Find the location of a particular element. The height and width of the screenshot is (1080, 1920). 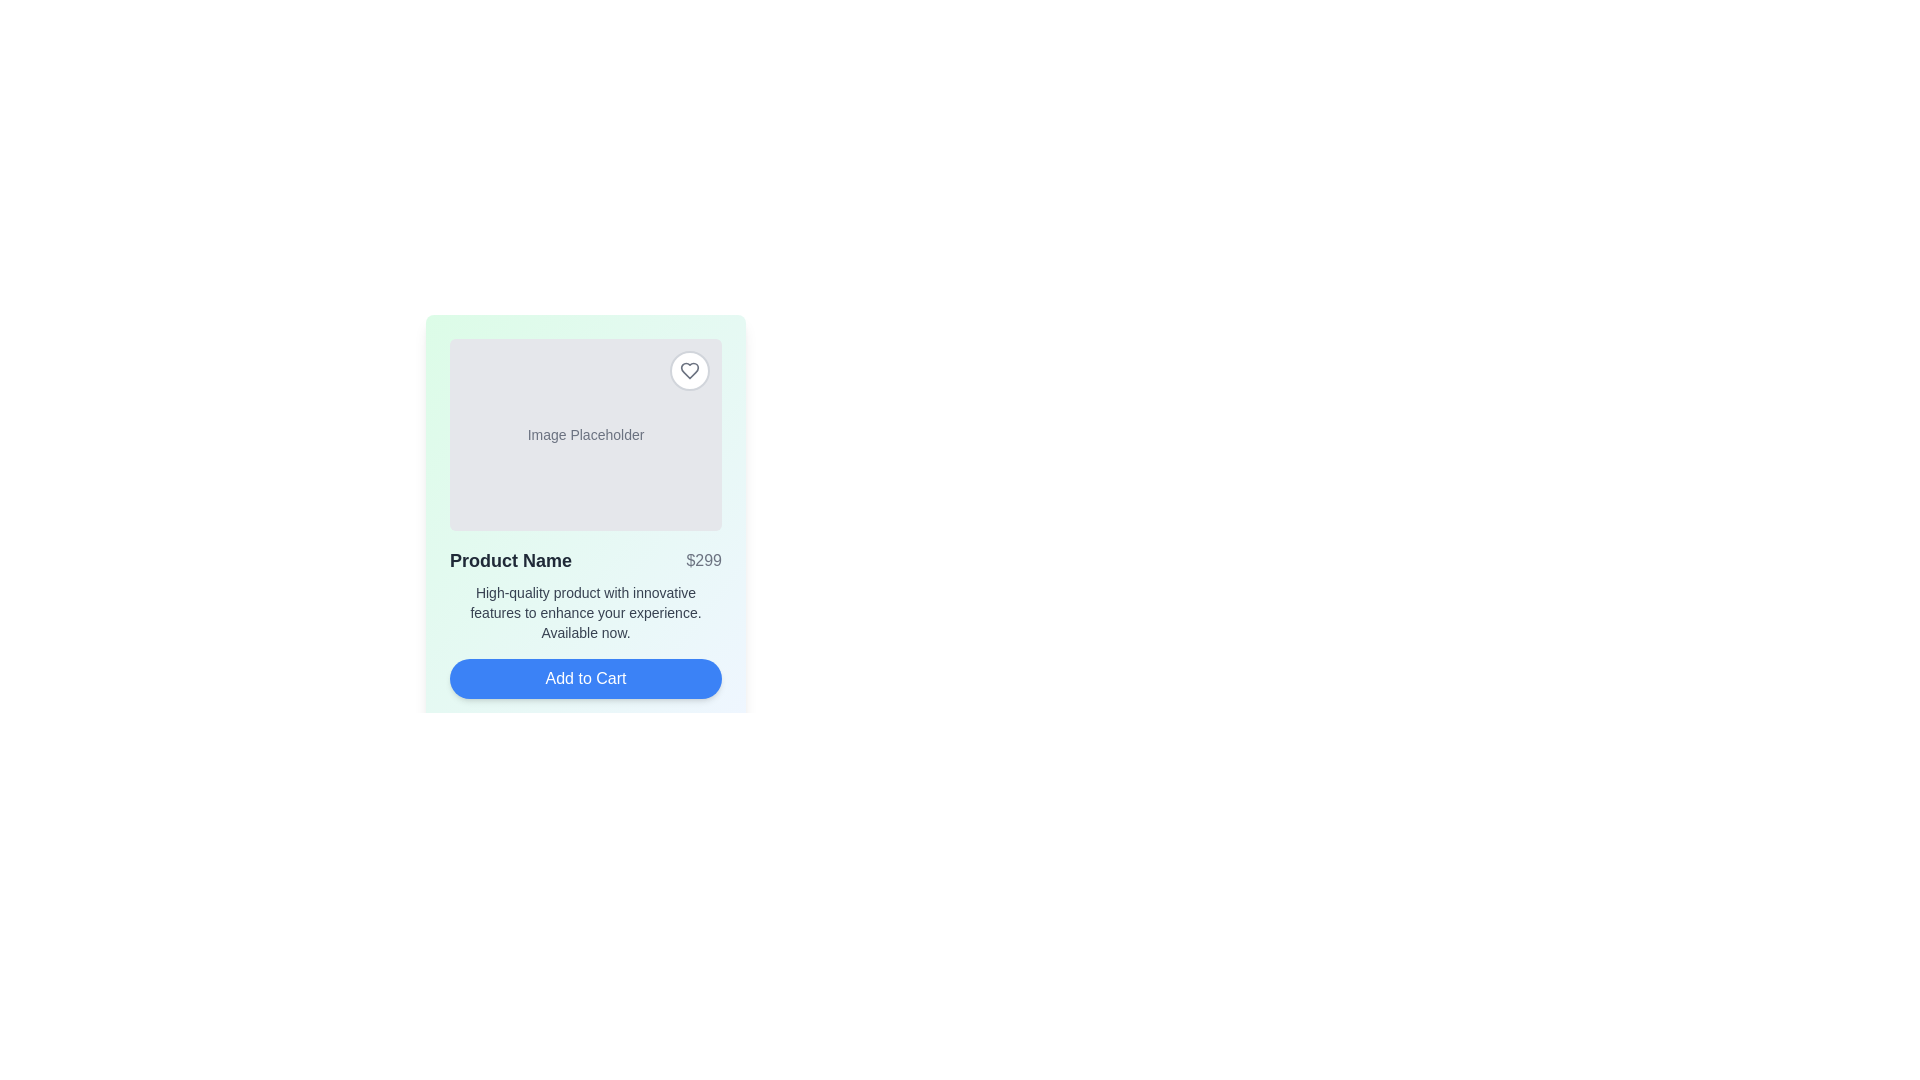

the static display area with a light gray background that contains the text 'Image Placeholder' in its center is located at coordinates (584, 434).